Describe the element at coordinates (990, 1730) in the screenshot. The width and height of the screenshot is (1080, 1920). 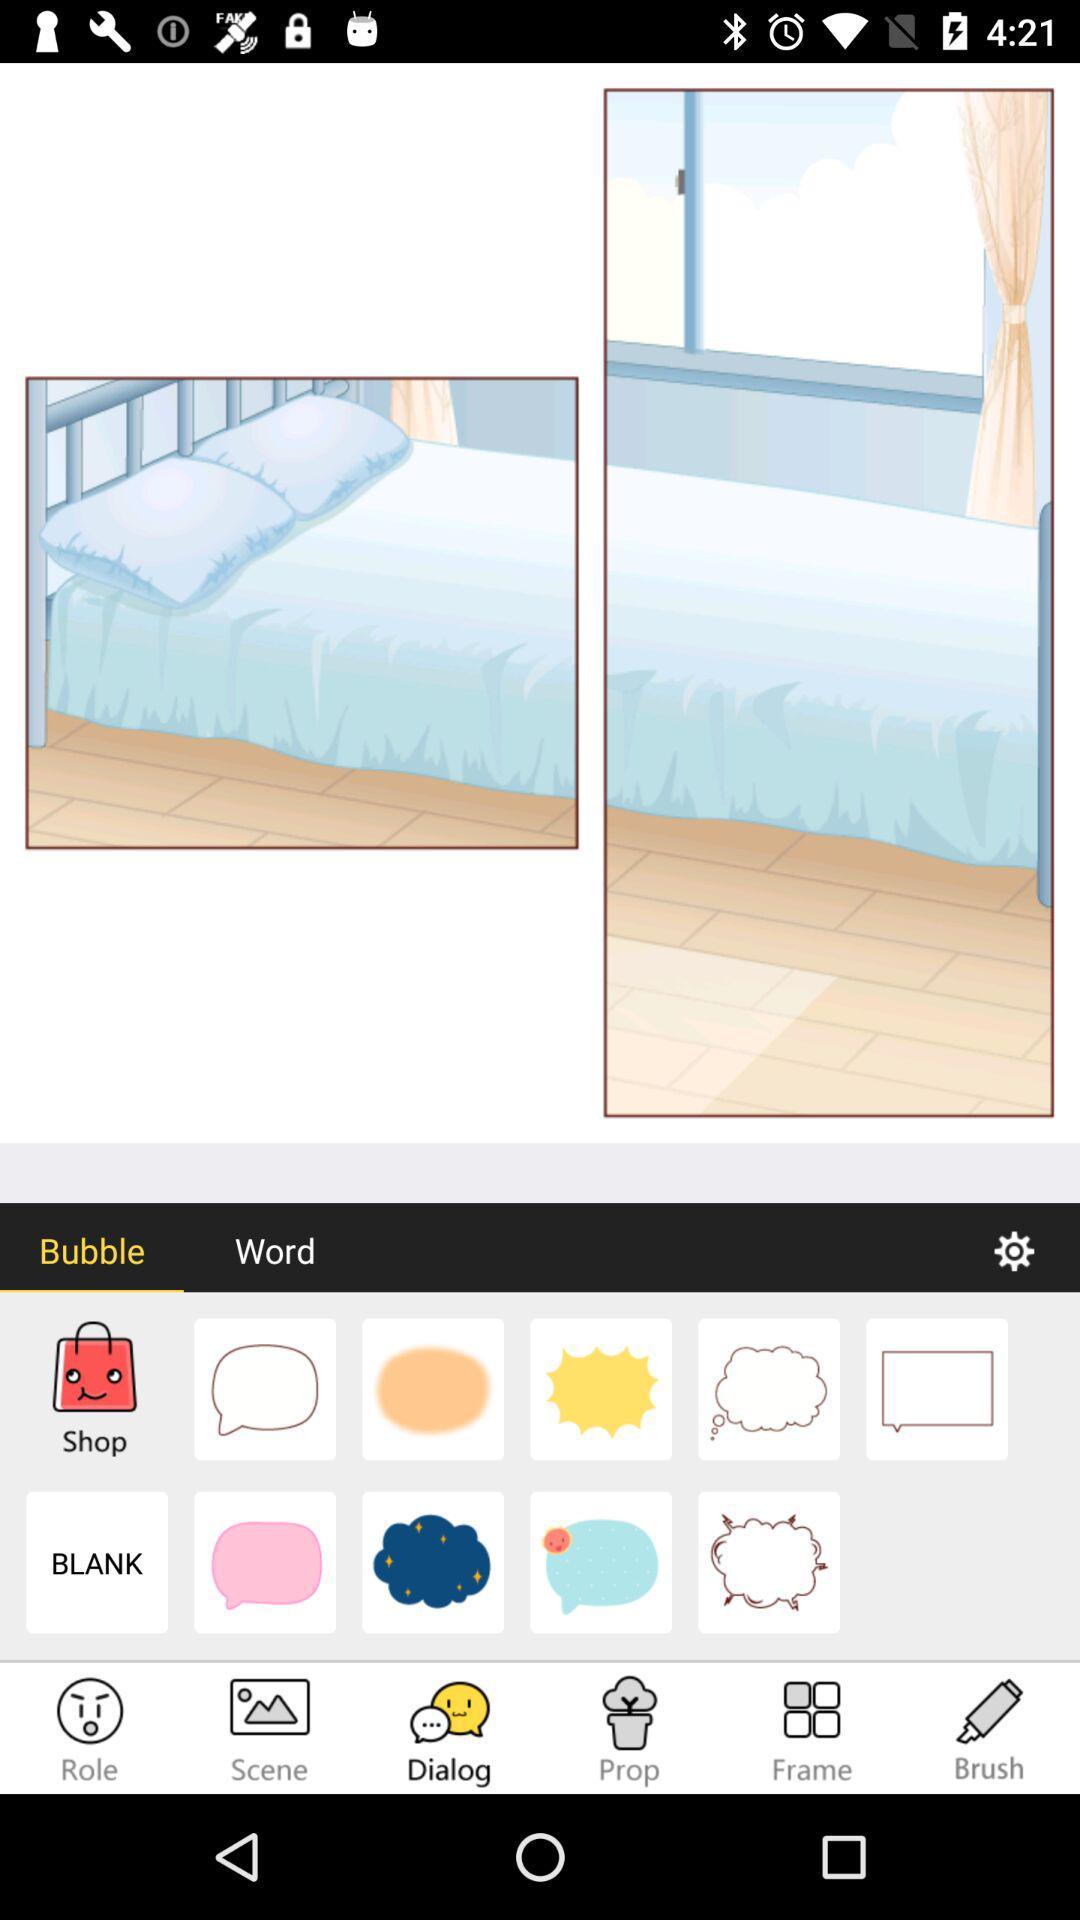
I see `the edit icon` at that location.